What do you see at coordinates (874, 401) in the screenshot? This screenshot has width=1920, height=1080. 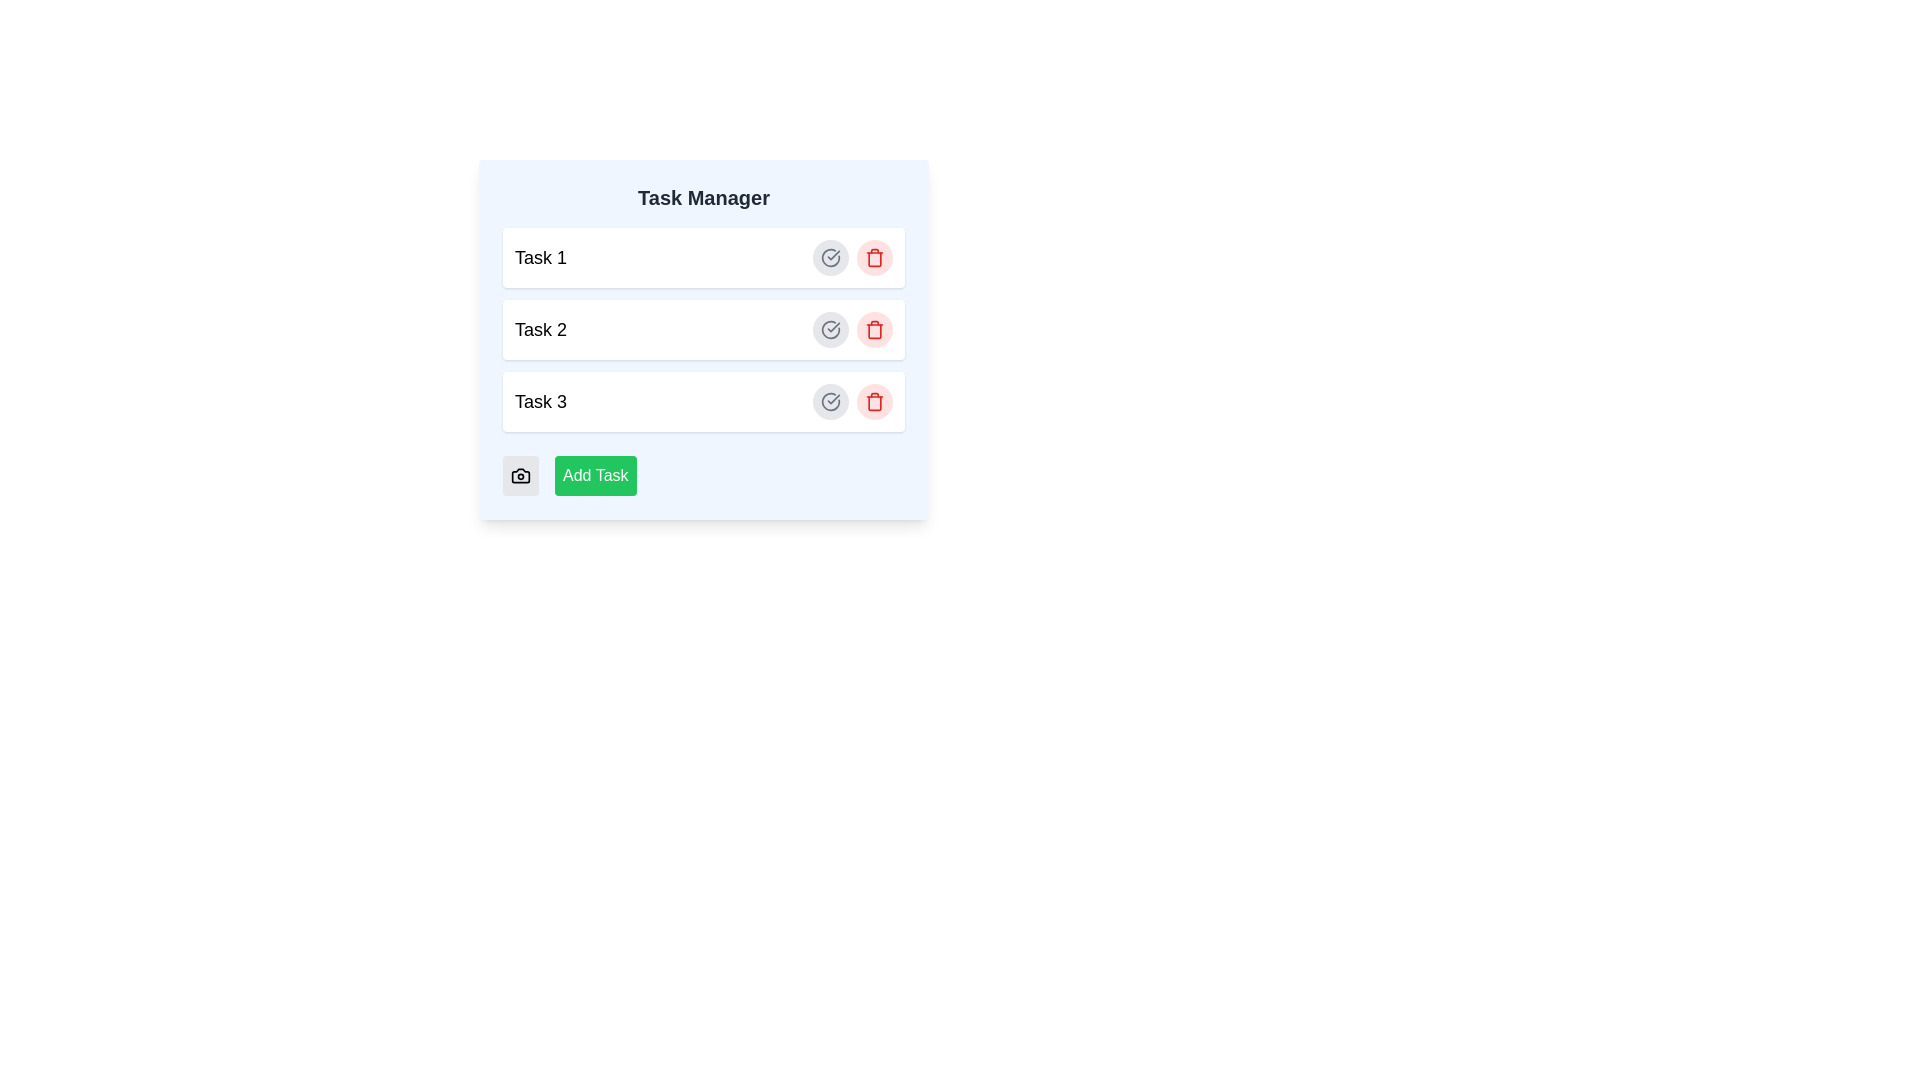 I see `the delete button` at bounding box center [874, 401].